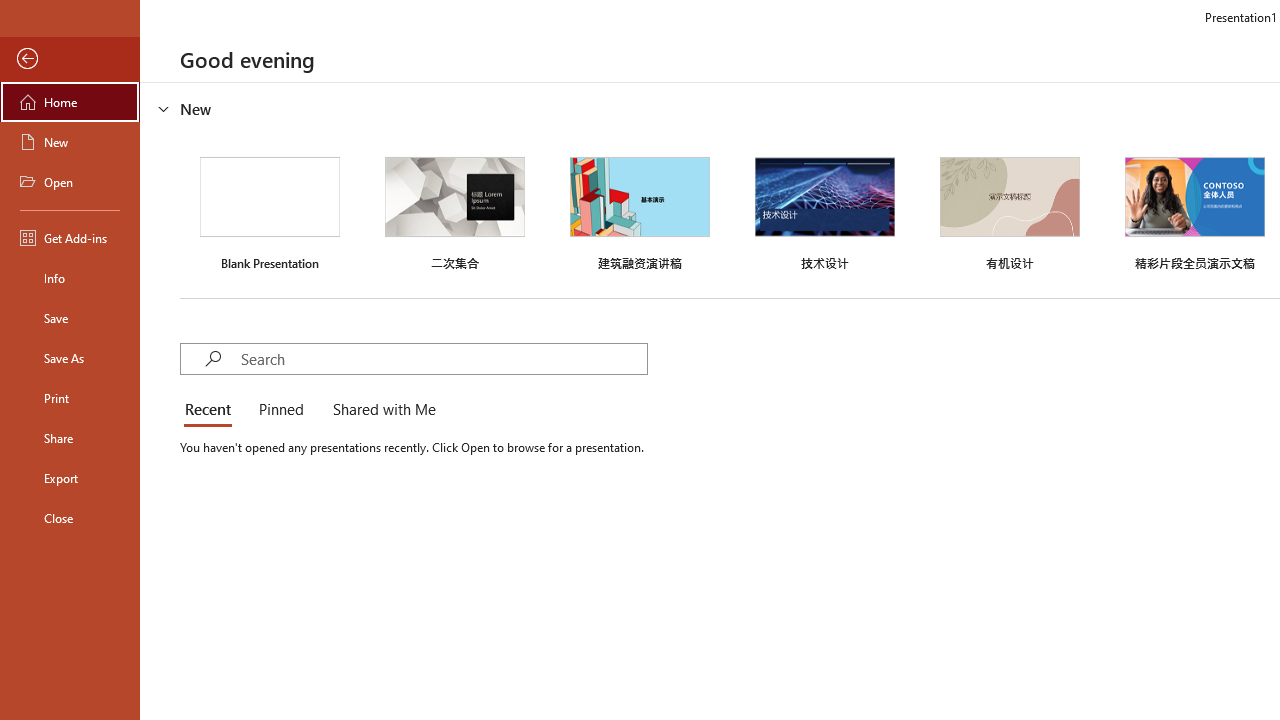 The width and height of the screenshot is (1280, 720). I want to click on 'Pinned', so click(279, 410).